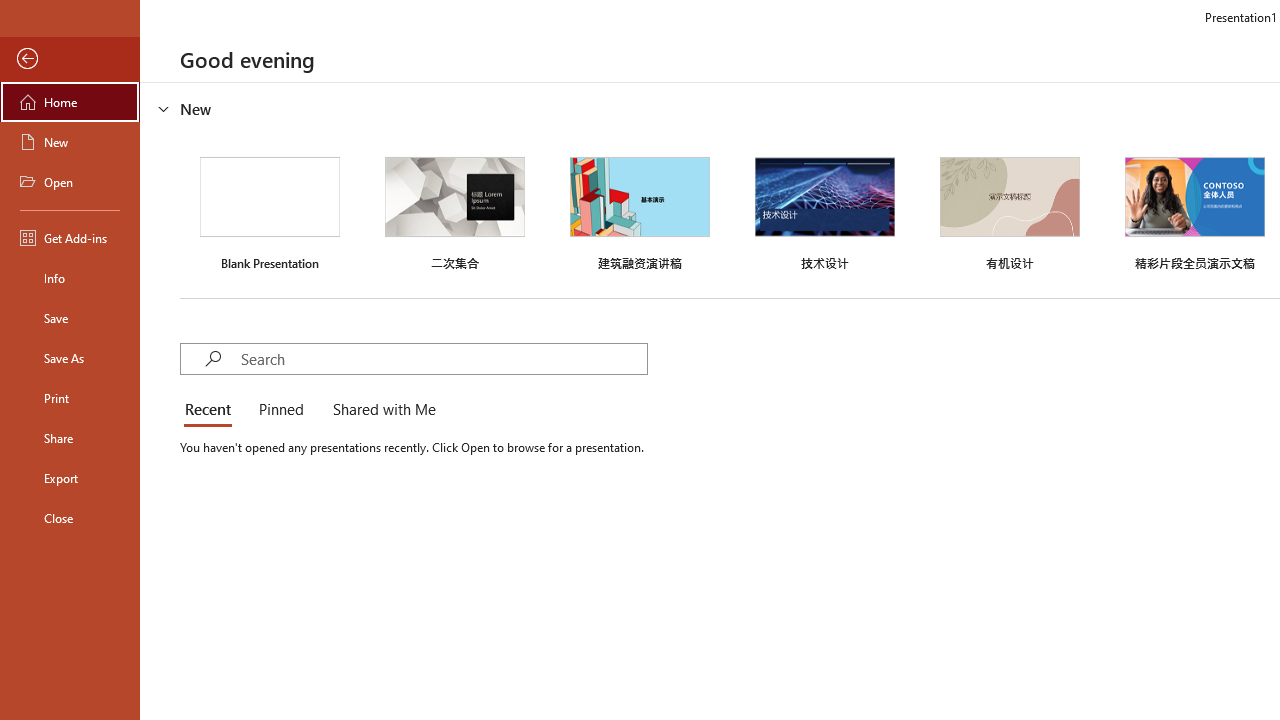 The width and height of the screenshot is (1280, 720). I want to click on 'Pinned', so click(279, 410).